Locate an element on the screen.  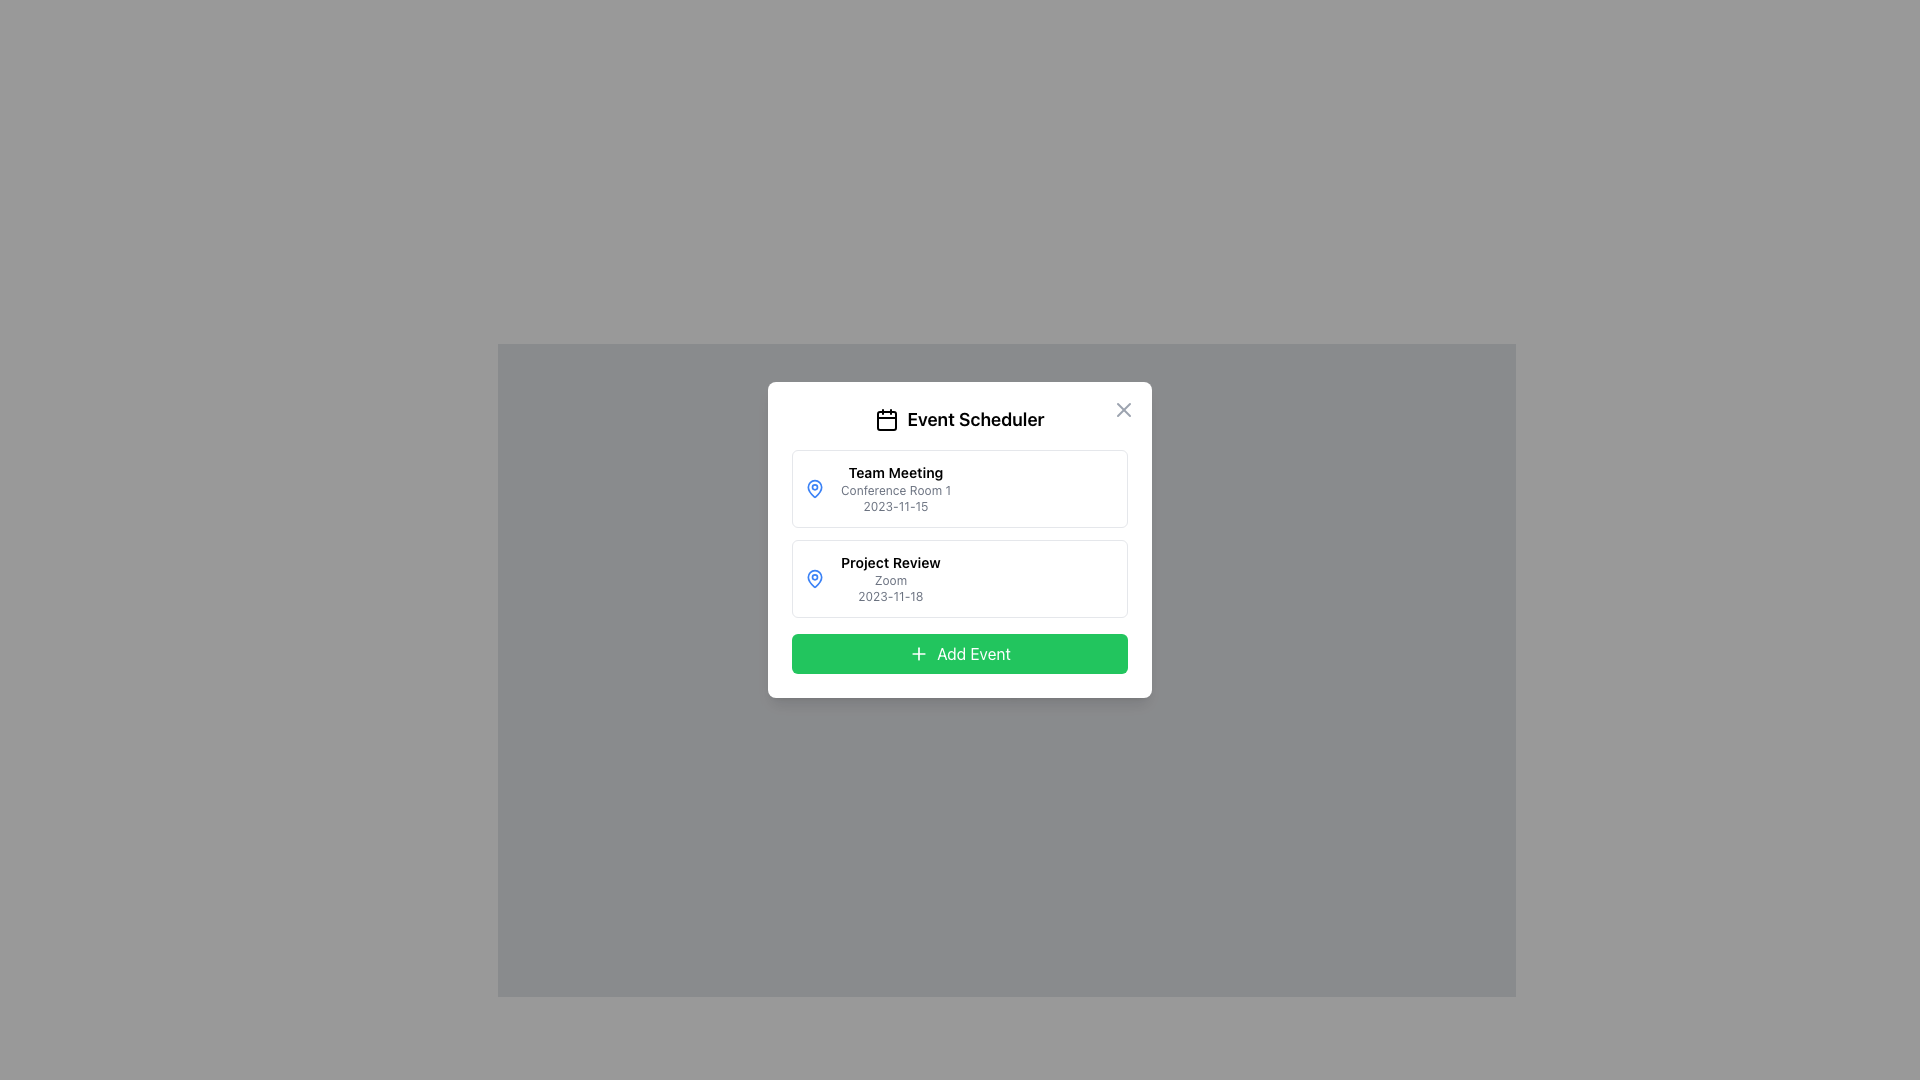
the informational block detailing the upcoming event, which is the second entry in the 'Event Scheduler' modal is located at coordinates (889, 578).